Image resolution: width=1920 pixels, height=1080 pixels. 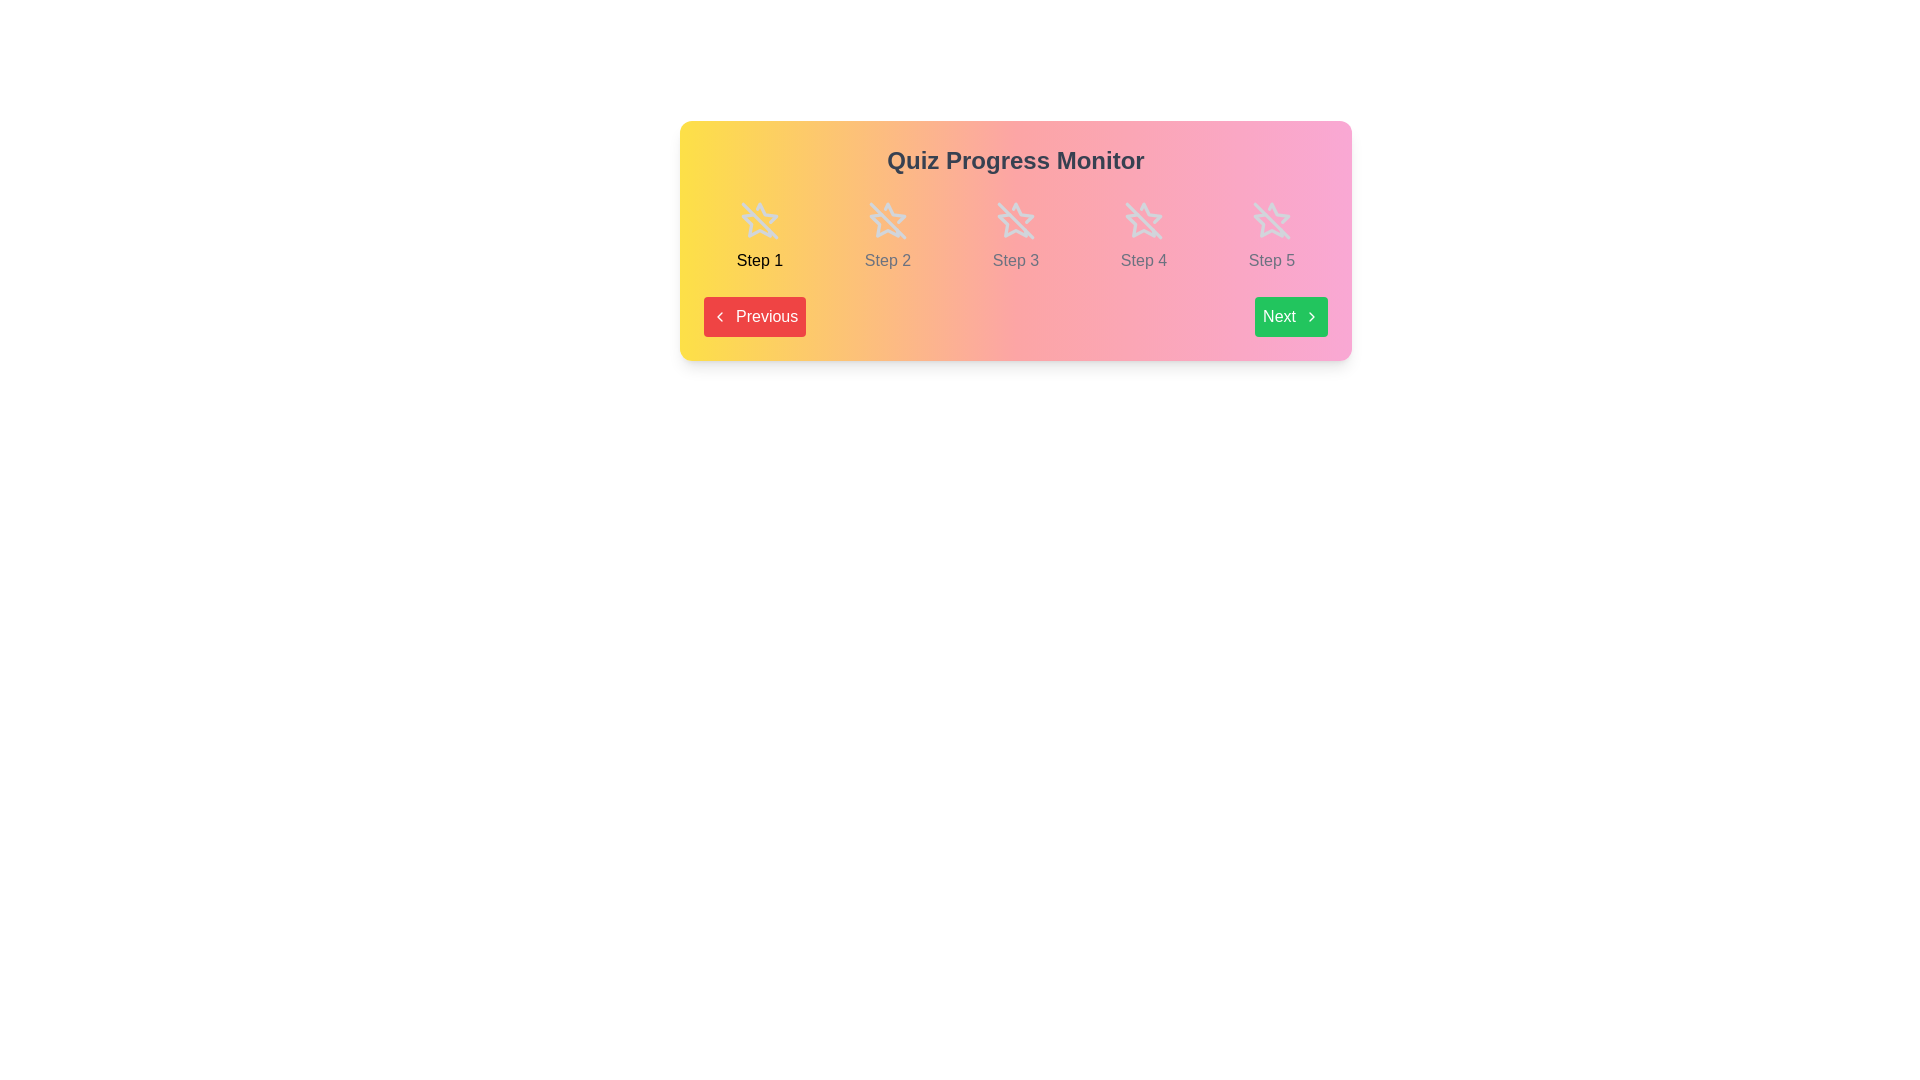 What do you see at coordinates (1016, 220) in the screenshot?
I see `the third step indicator represented by a diagonal line within a star icon in the Quiz Progress Monitor section` at bounding box center [1016, 220].